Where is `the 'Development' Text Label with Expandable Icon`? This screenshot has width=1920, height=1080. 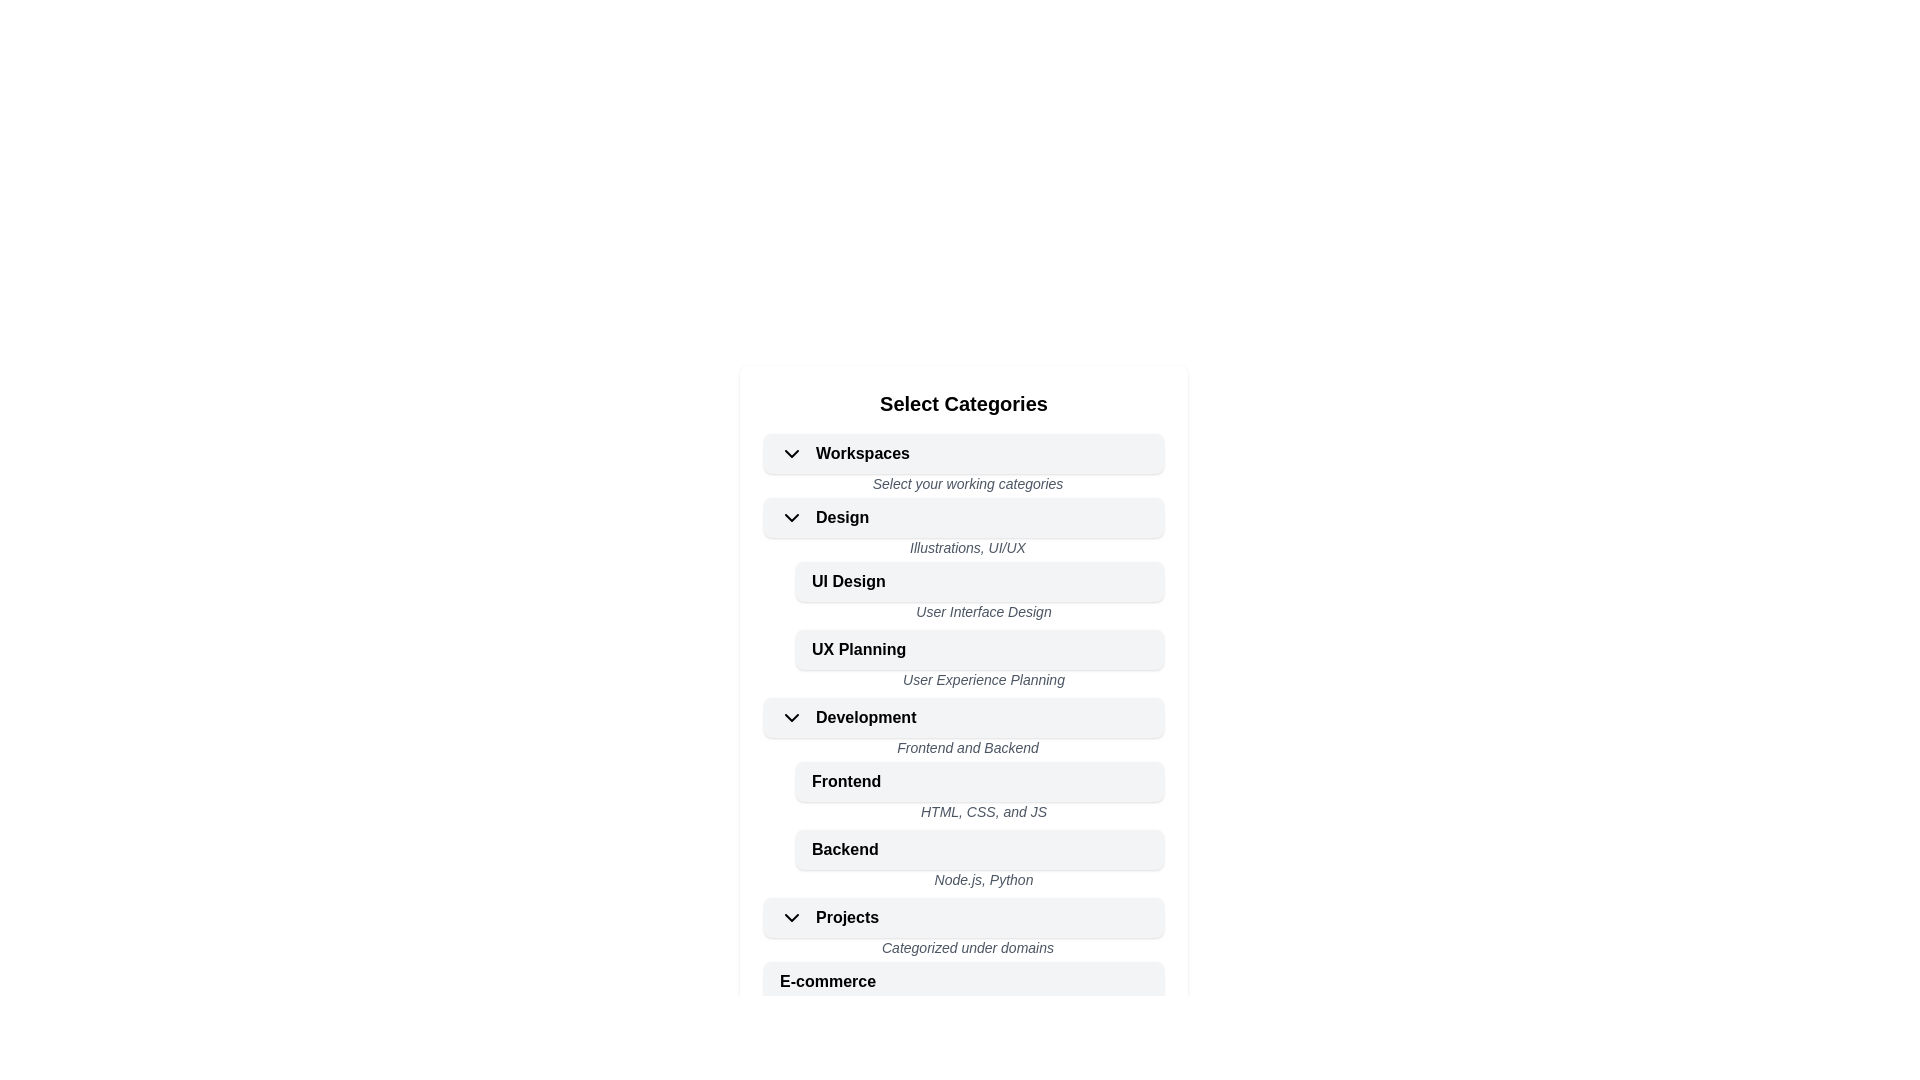
the 'Development' Text Label with Expandable Icon is located at coordinates (848, 716).